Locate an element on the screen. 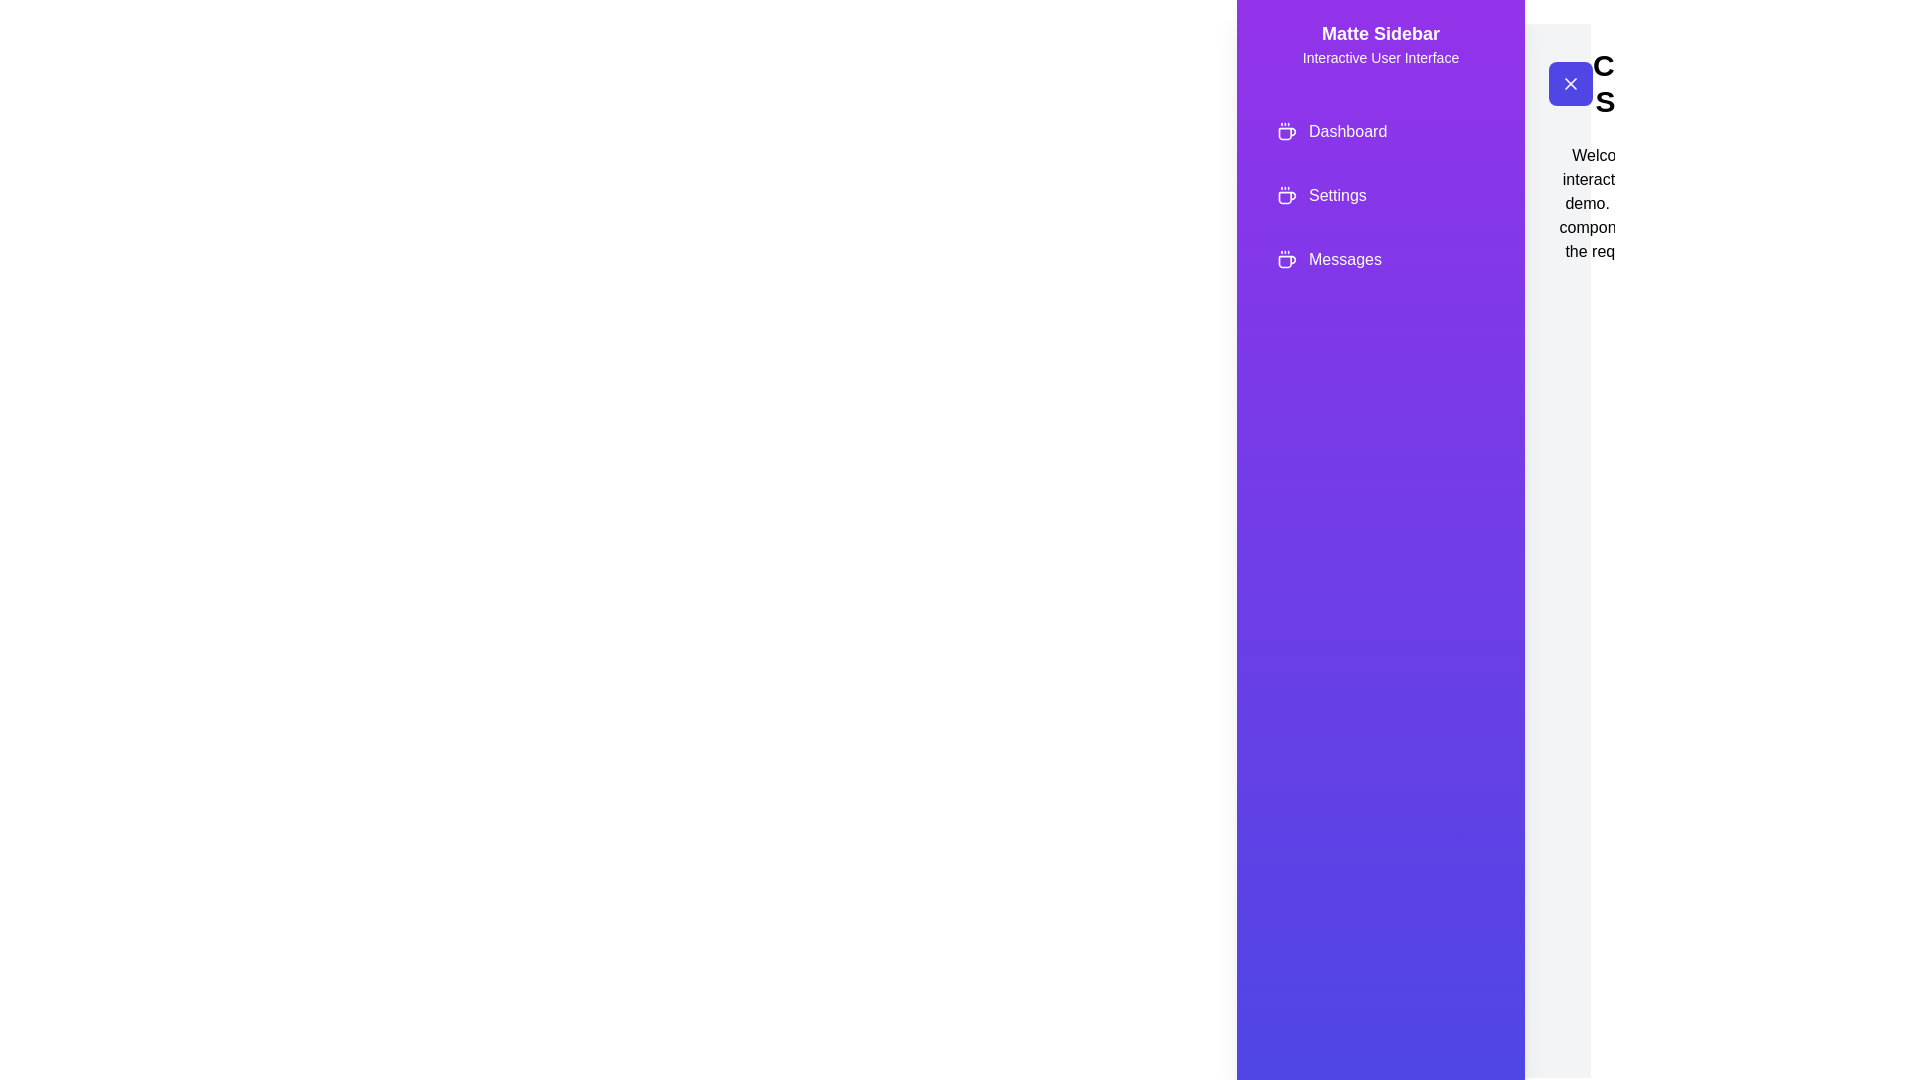 This screenshot has width=1920, height=1080. the 'Messages' button, which features a purple background, rounded corners, and is positioned between the 'Settings' item and subsequent entries in the sidebar menu is located at coordinates (1380, 258).